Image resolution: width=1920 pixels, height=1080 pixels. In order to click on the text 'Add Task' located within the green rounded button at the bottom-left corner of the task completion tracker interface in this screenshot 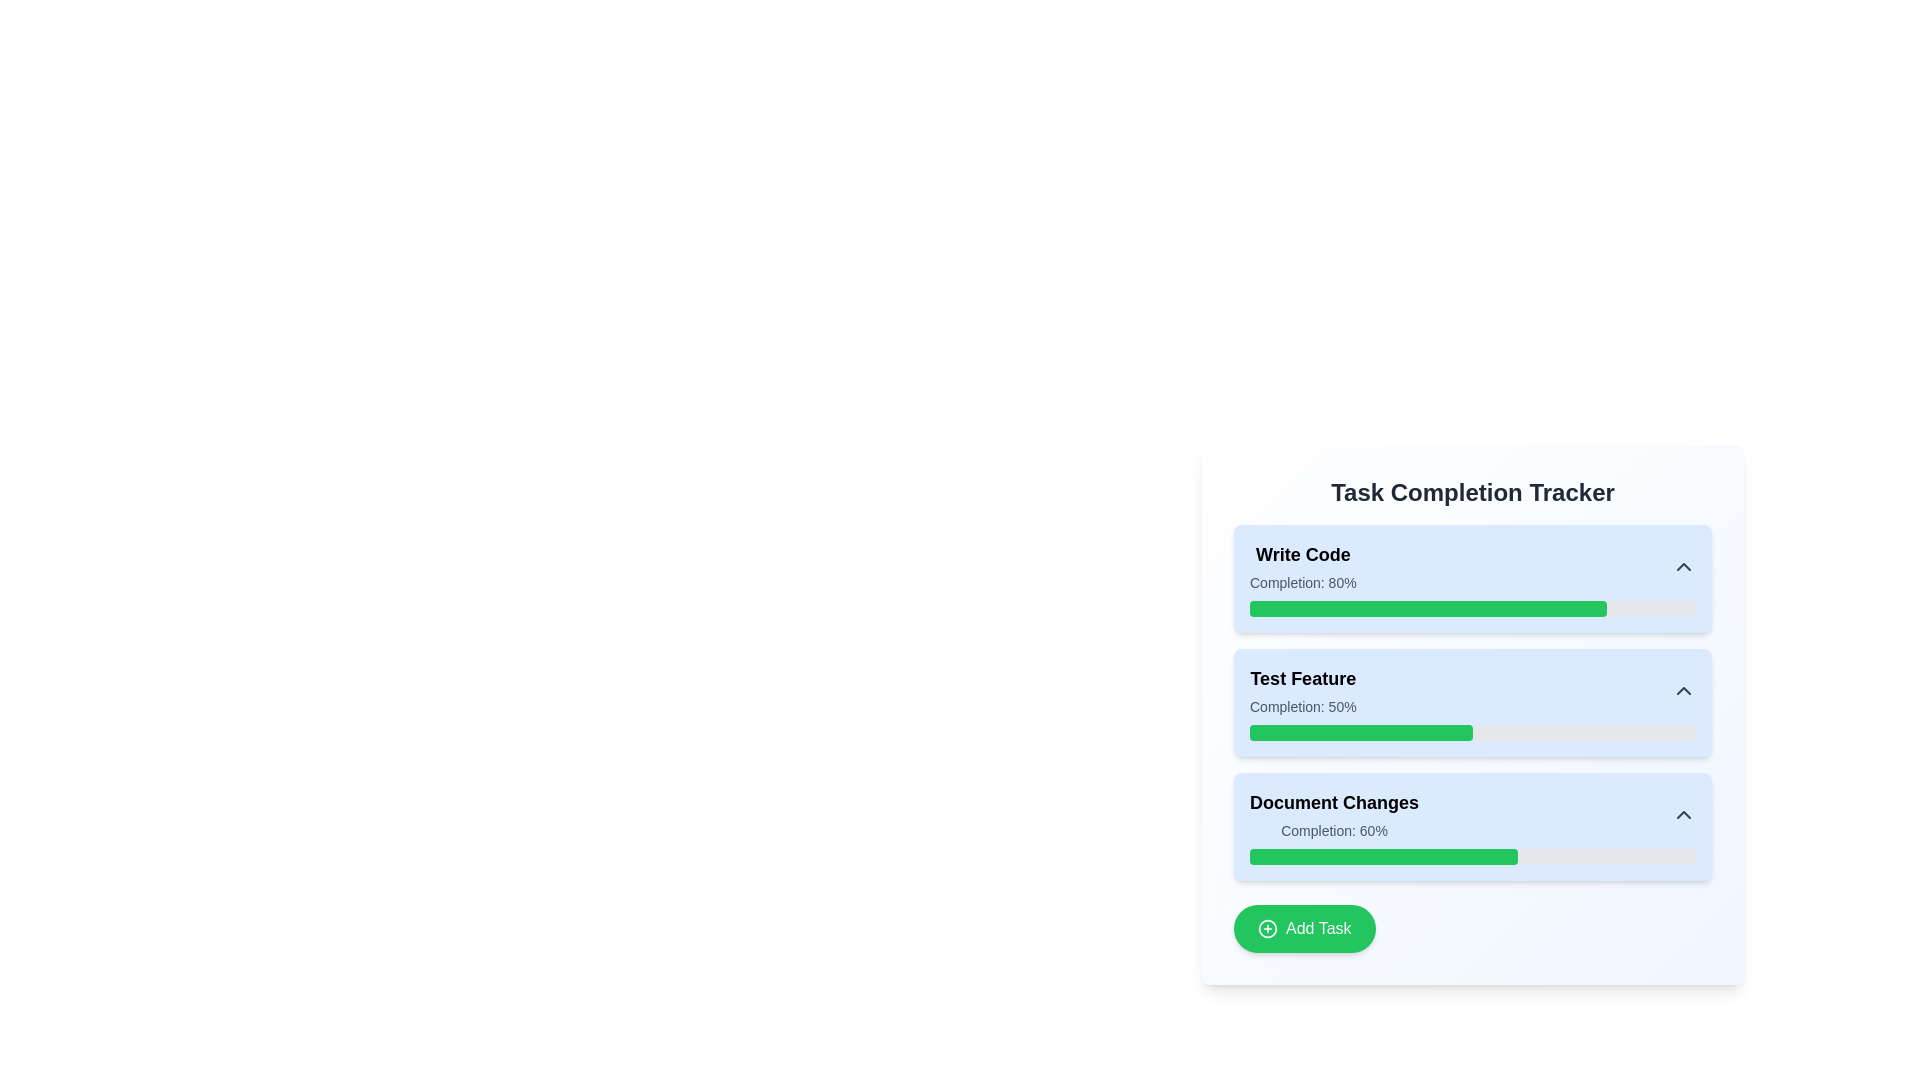, I will do `click(1318, 929)`.